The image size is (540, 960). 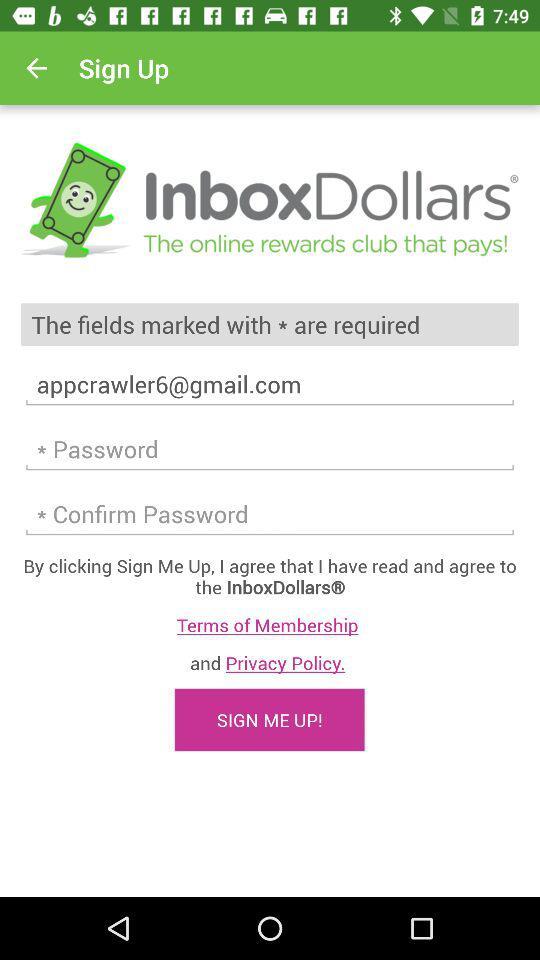 What do you see at coordinates (270, 662) in the screenshot?
I see `the and privacy policy.  icon` at bounding box center [270, 662].